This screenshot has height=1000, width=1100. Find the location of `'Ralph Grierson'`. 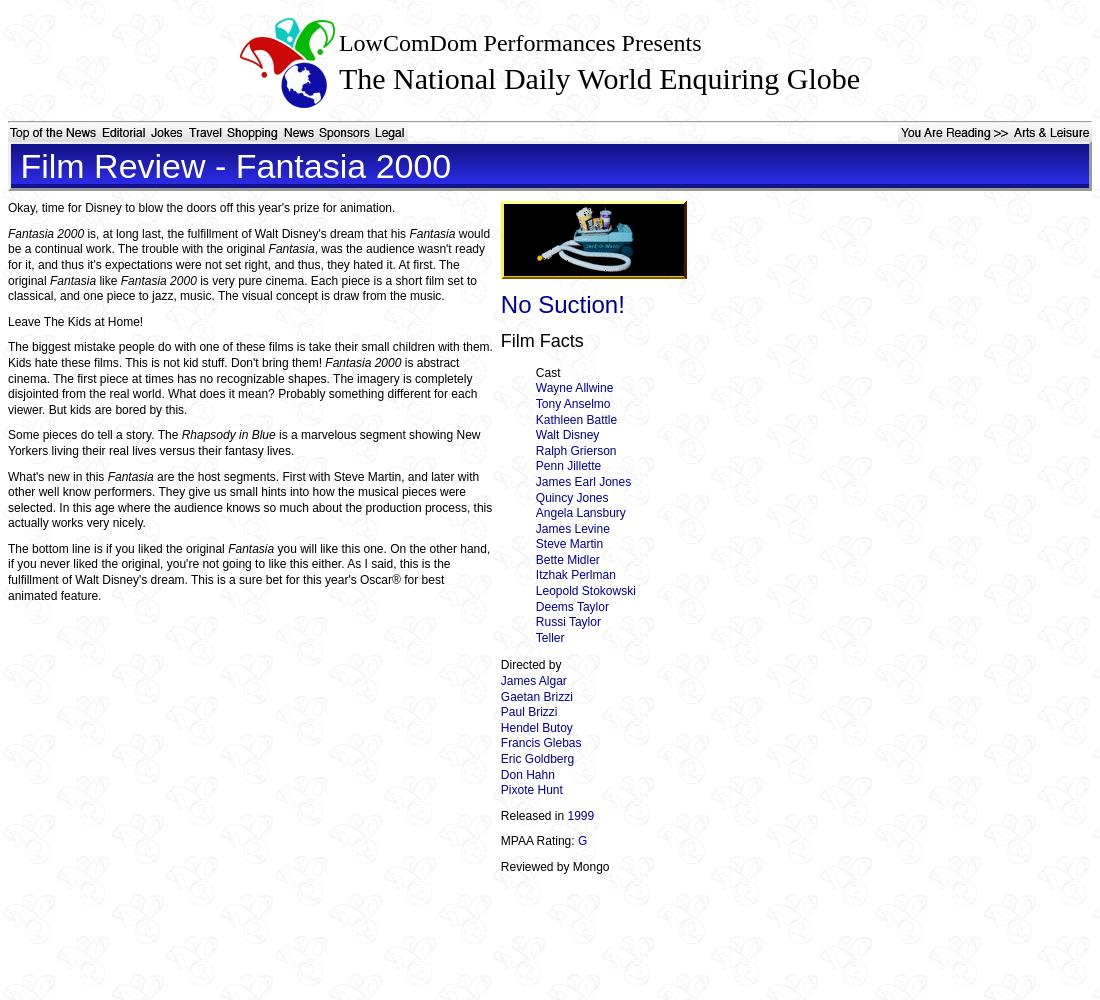

'Ralph Grierson' is located at coordinates (574, 449).